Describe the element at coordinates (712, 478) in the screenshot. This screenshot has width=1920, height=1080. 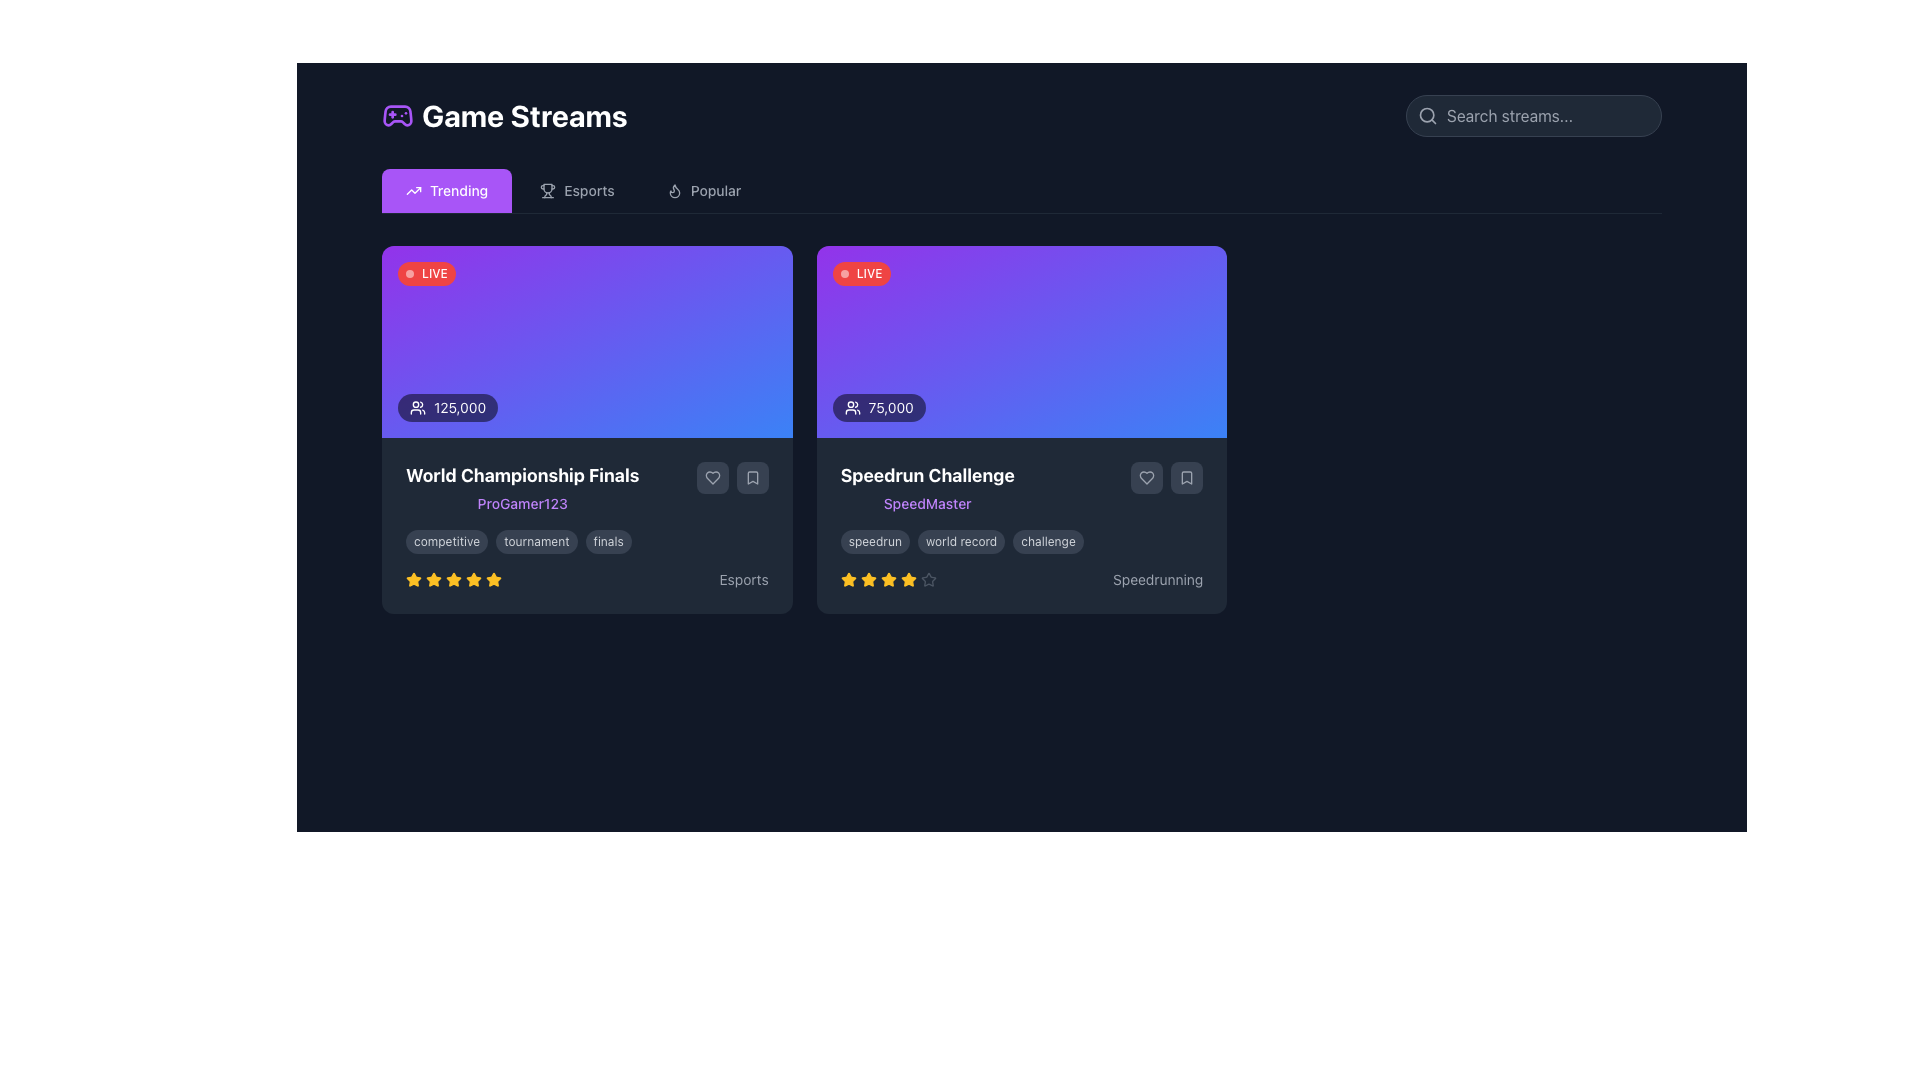
I see `the circular button with a heart icon in its center, located at the bottom-right of the 'World Championship Finals' card` at that location.